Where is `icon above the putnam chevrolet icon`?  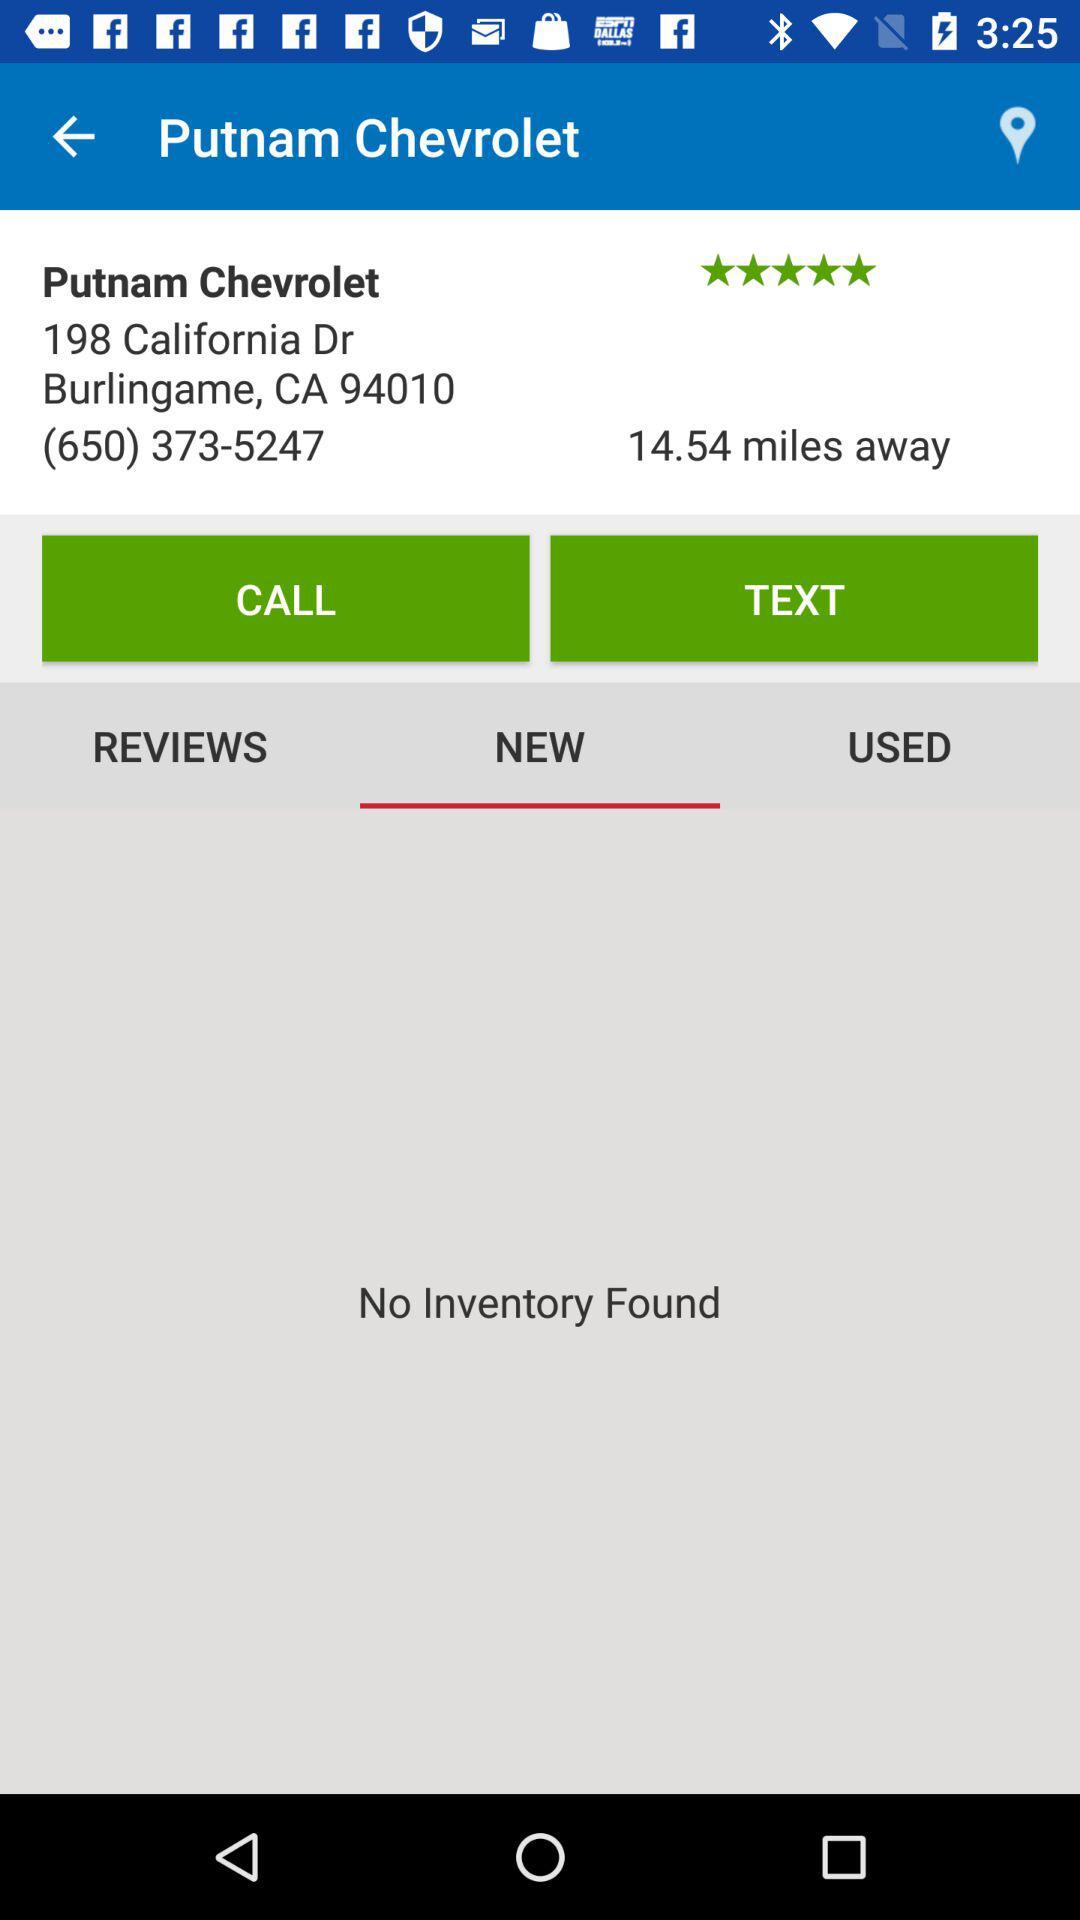 icon above the putnam chevrolet icon is located at coordinates (72, 135).